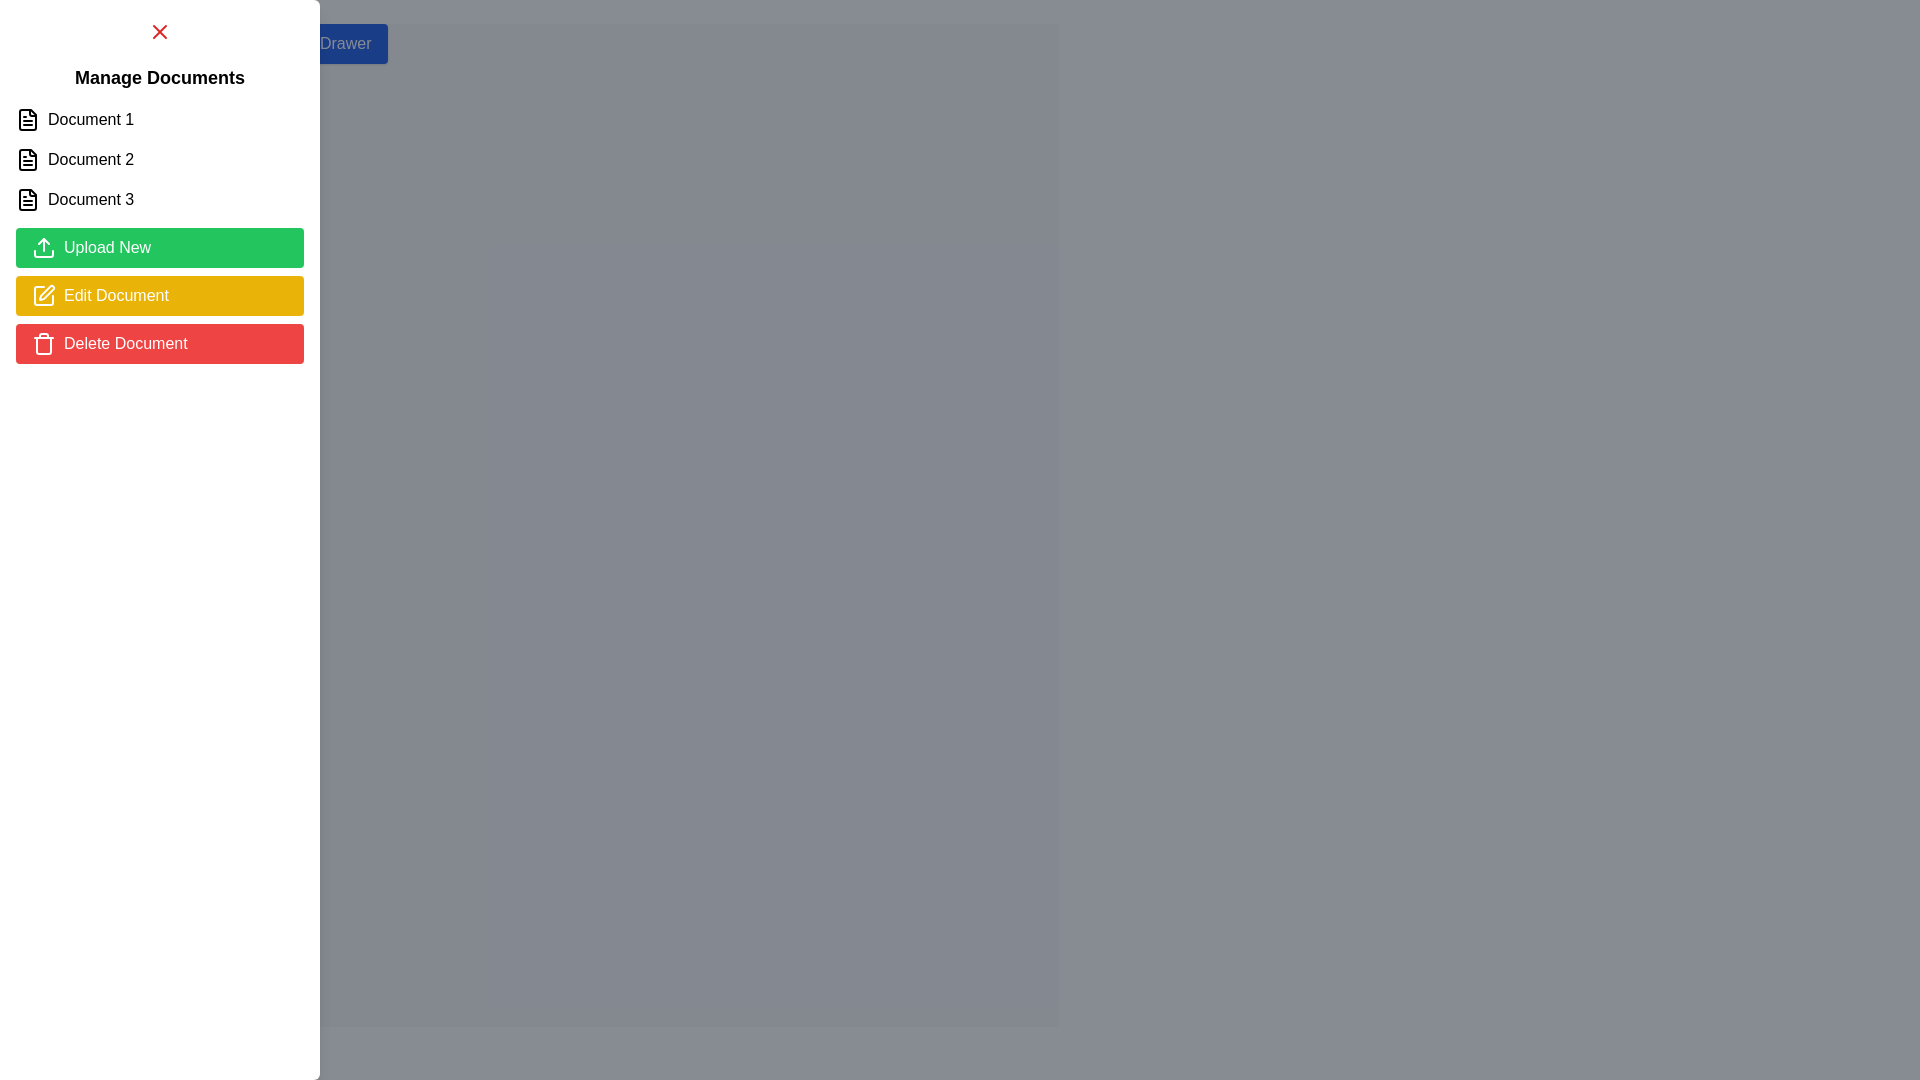 The width and height of the screenshot is (1920, 1080). Describe the element at coordinates (158, 158) in the screenshot. I see `the list item labeled 'Document 2' in the sidebar 'Manage Documents'` at that location.